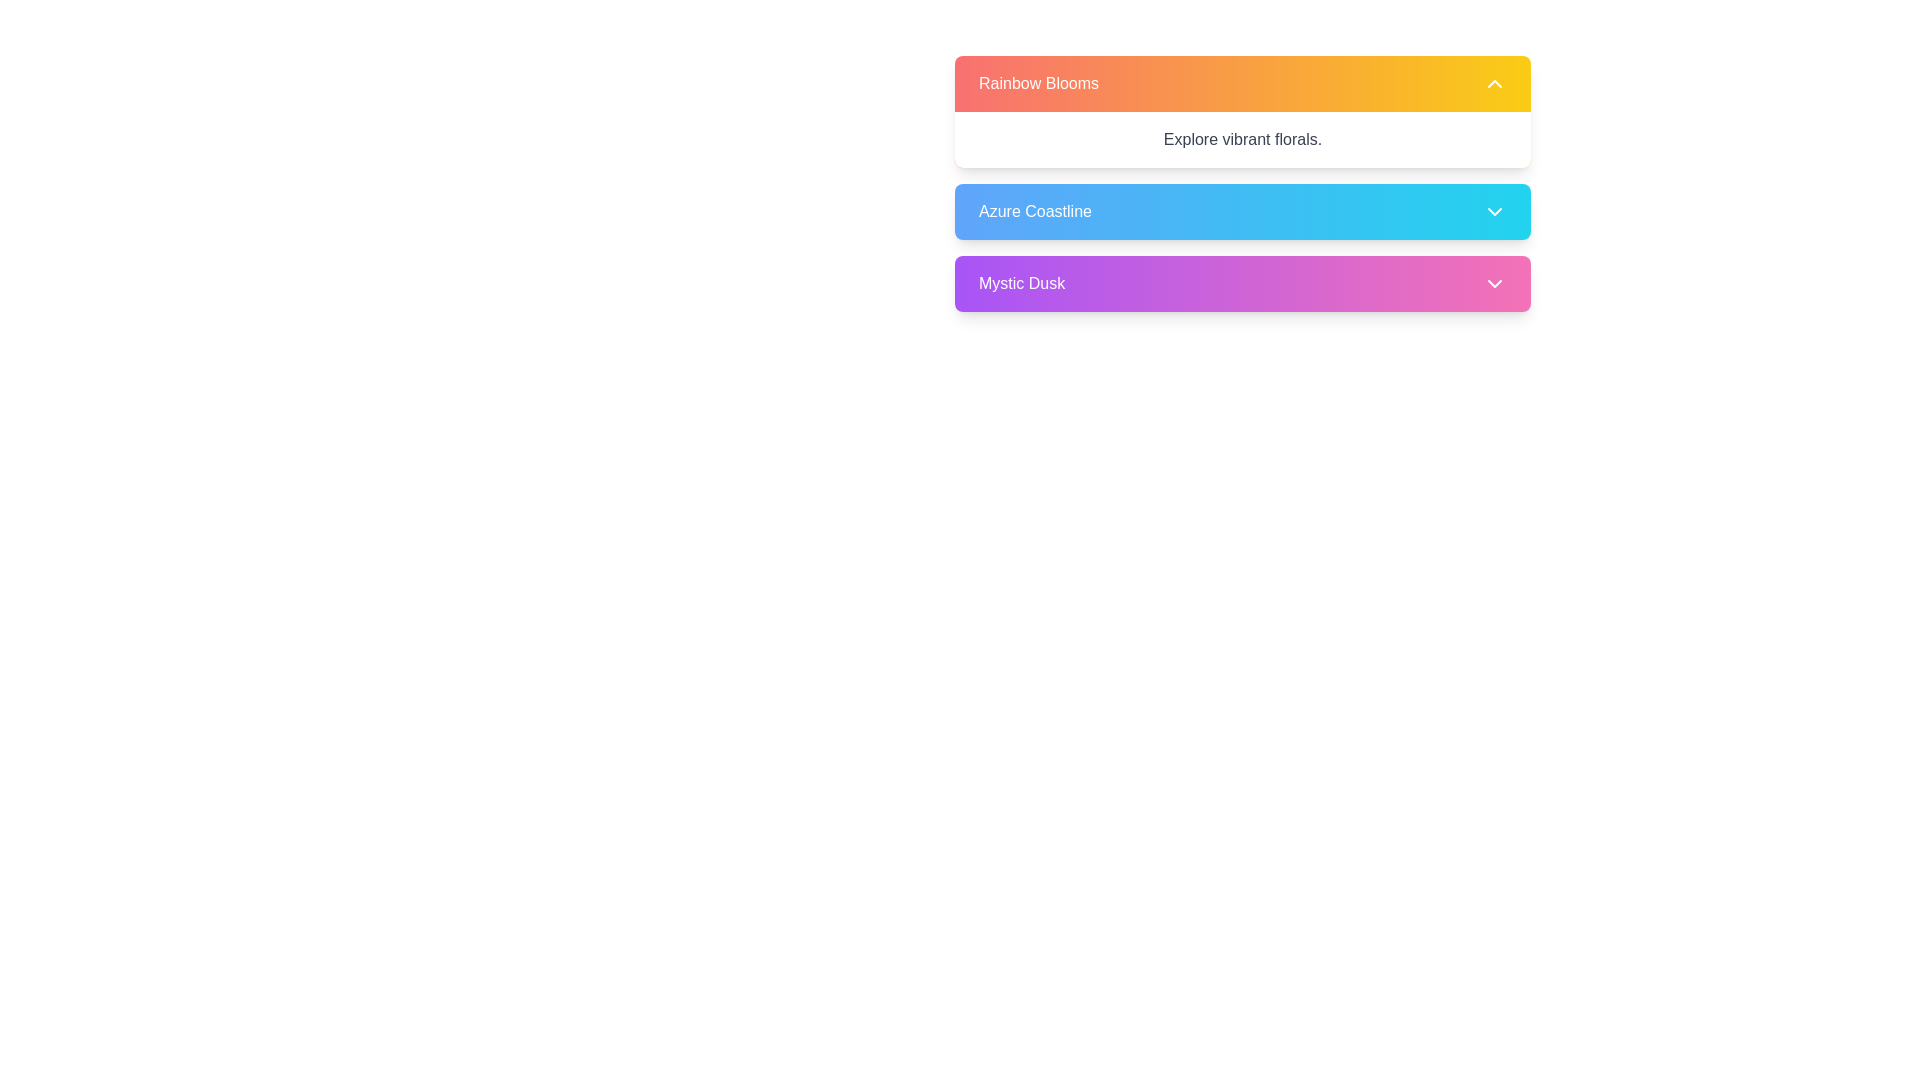 The height and width of the screenshot is (1080, 1920). I want to click on the triangular icon button at the rightmost edge of the 'Mystic Dusk' bar, so click(1494, 284).